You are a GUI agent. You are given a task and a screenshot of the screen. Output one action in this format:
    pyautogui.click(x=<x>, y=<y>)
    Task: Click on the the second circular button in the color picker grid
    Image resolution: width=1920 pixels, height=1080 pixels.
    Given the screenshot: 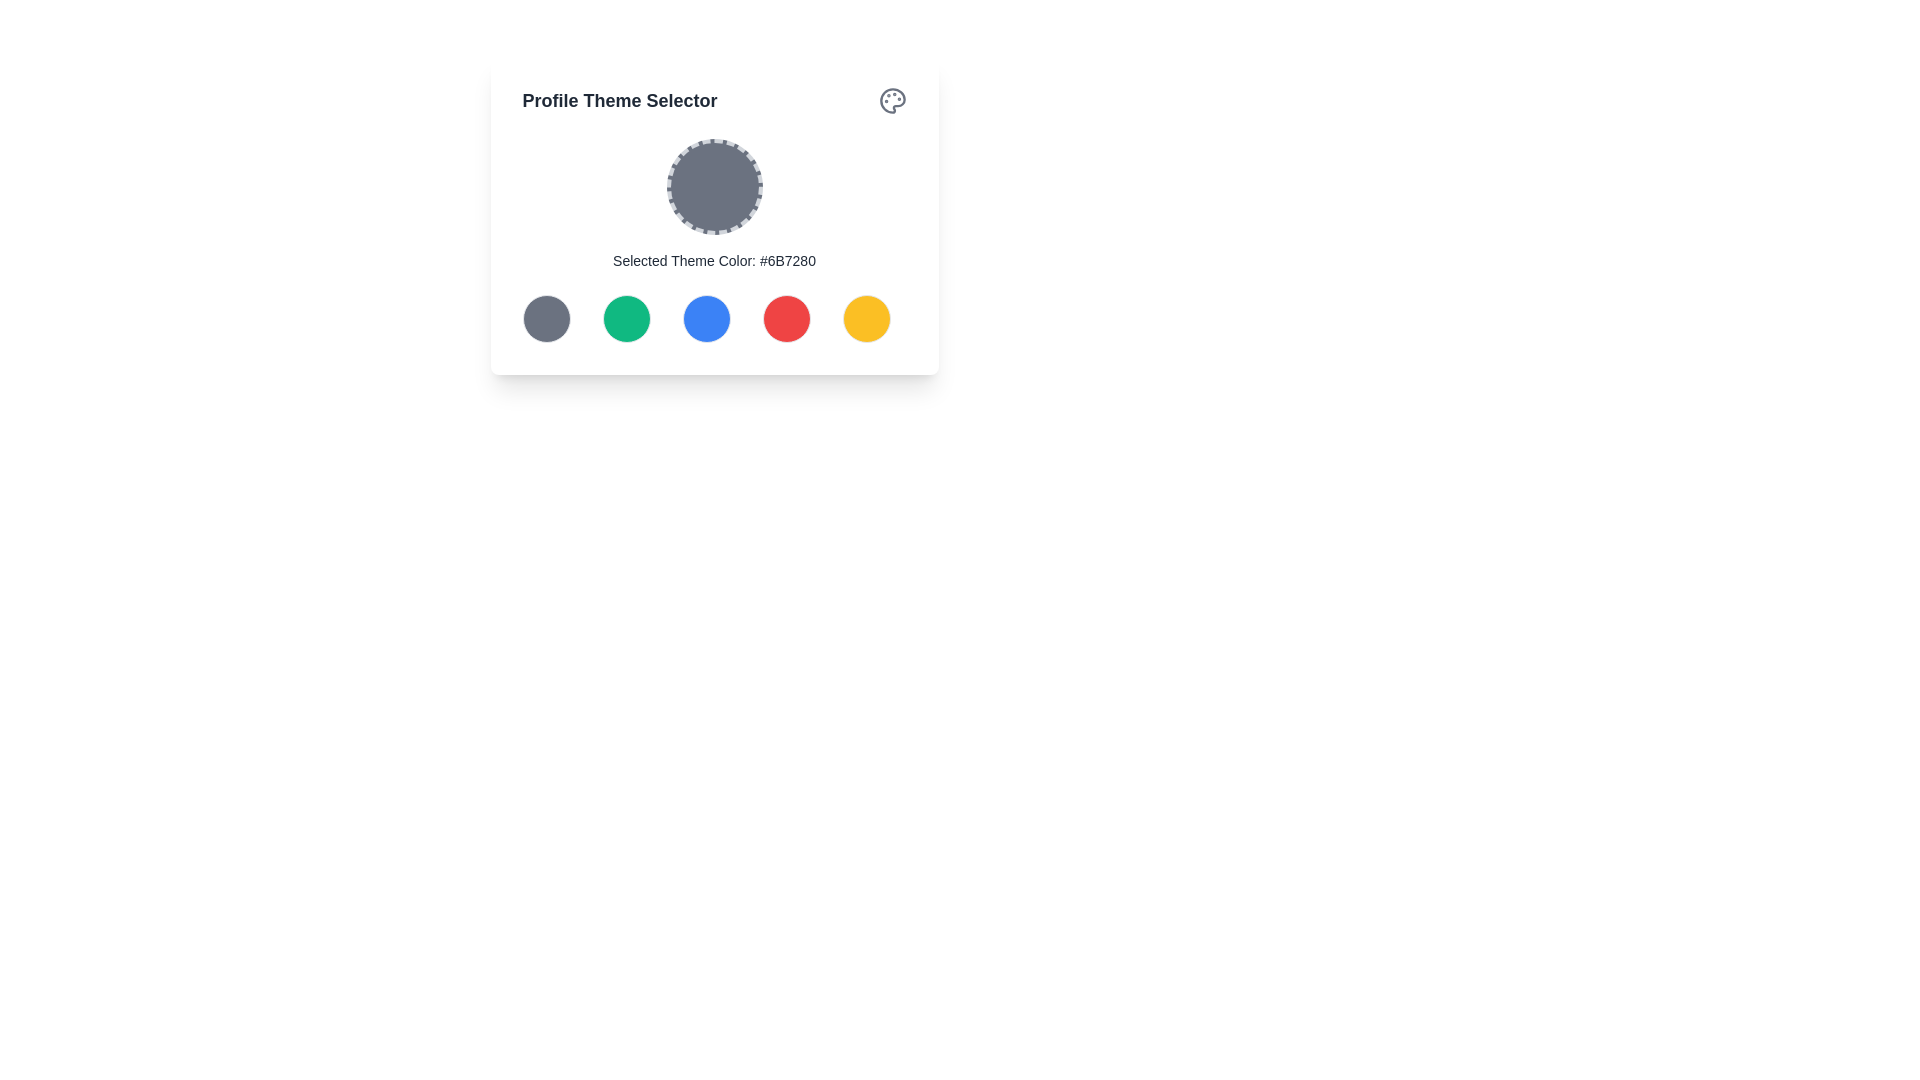 What is the action you would take?
    pyautogui.click(x=625, y=318)
    